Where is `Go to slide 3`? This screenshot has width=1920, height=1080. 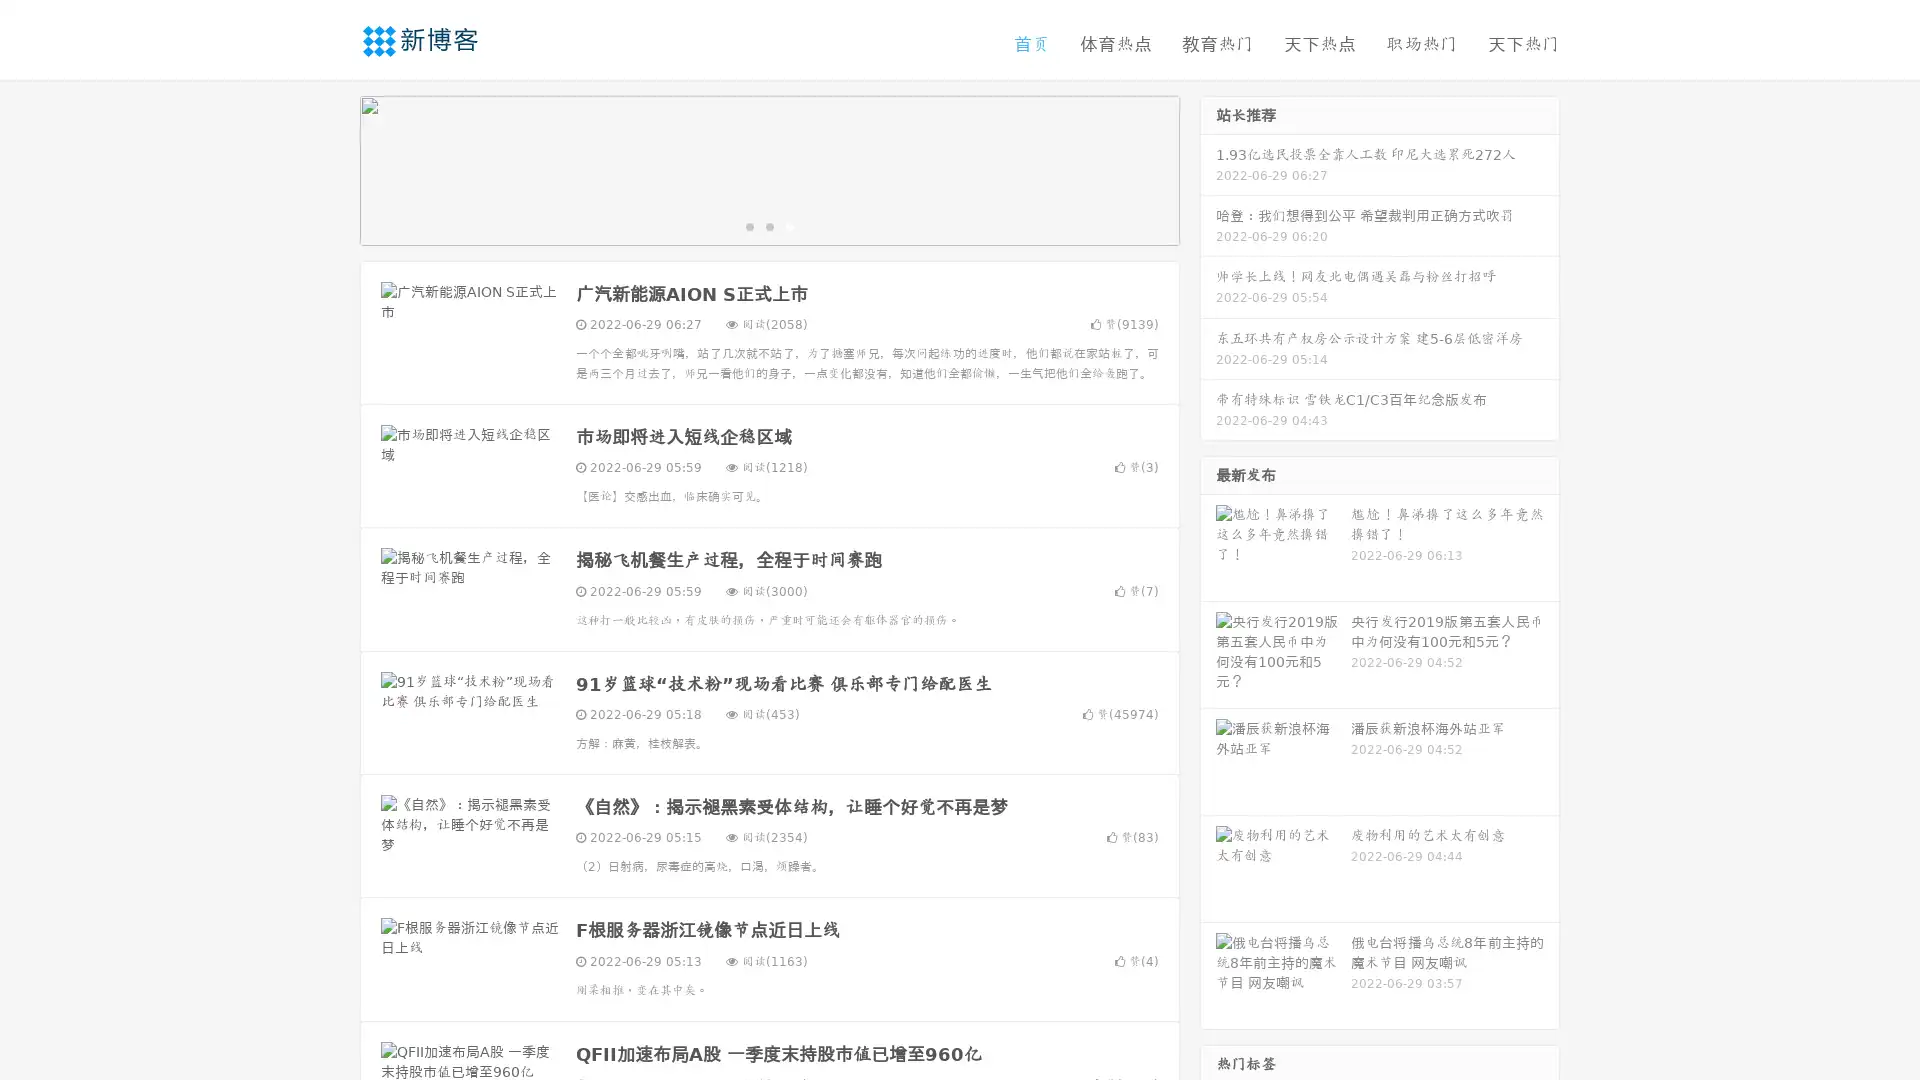
Go to slide 3 is located at coordinates (789, 225).